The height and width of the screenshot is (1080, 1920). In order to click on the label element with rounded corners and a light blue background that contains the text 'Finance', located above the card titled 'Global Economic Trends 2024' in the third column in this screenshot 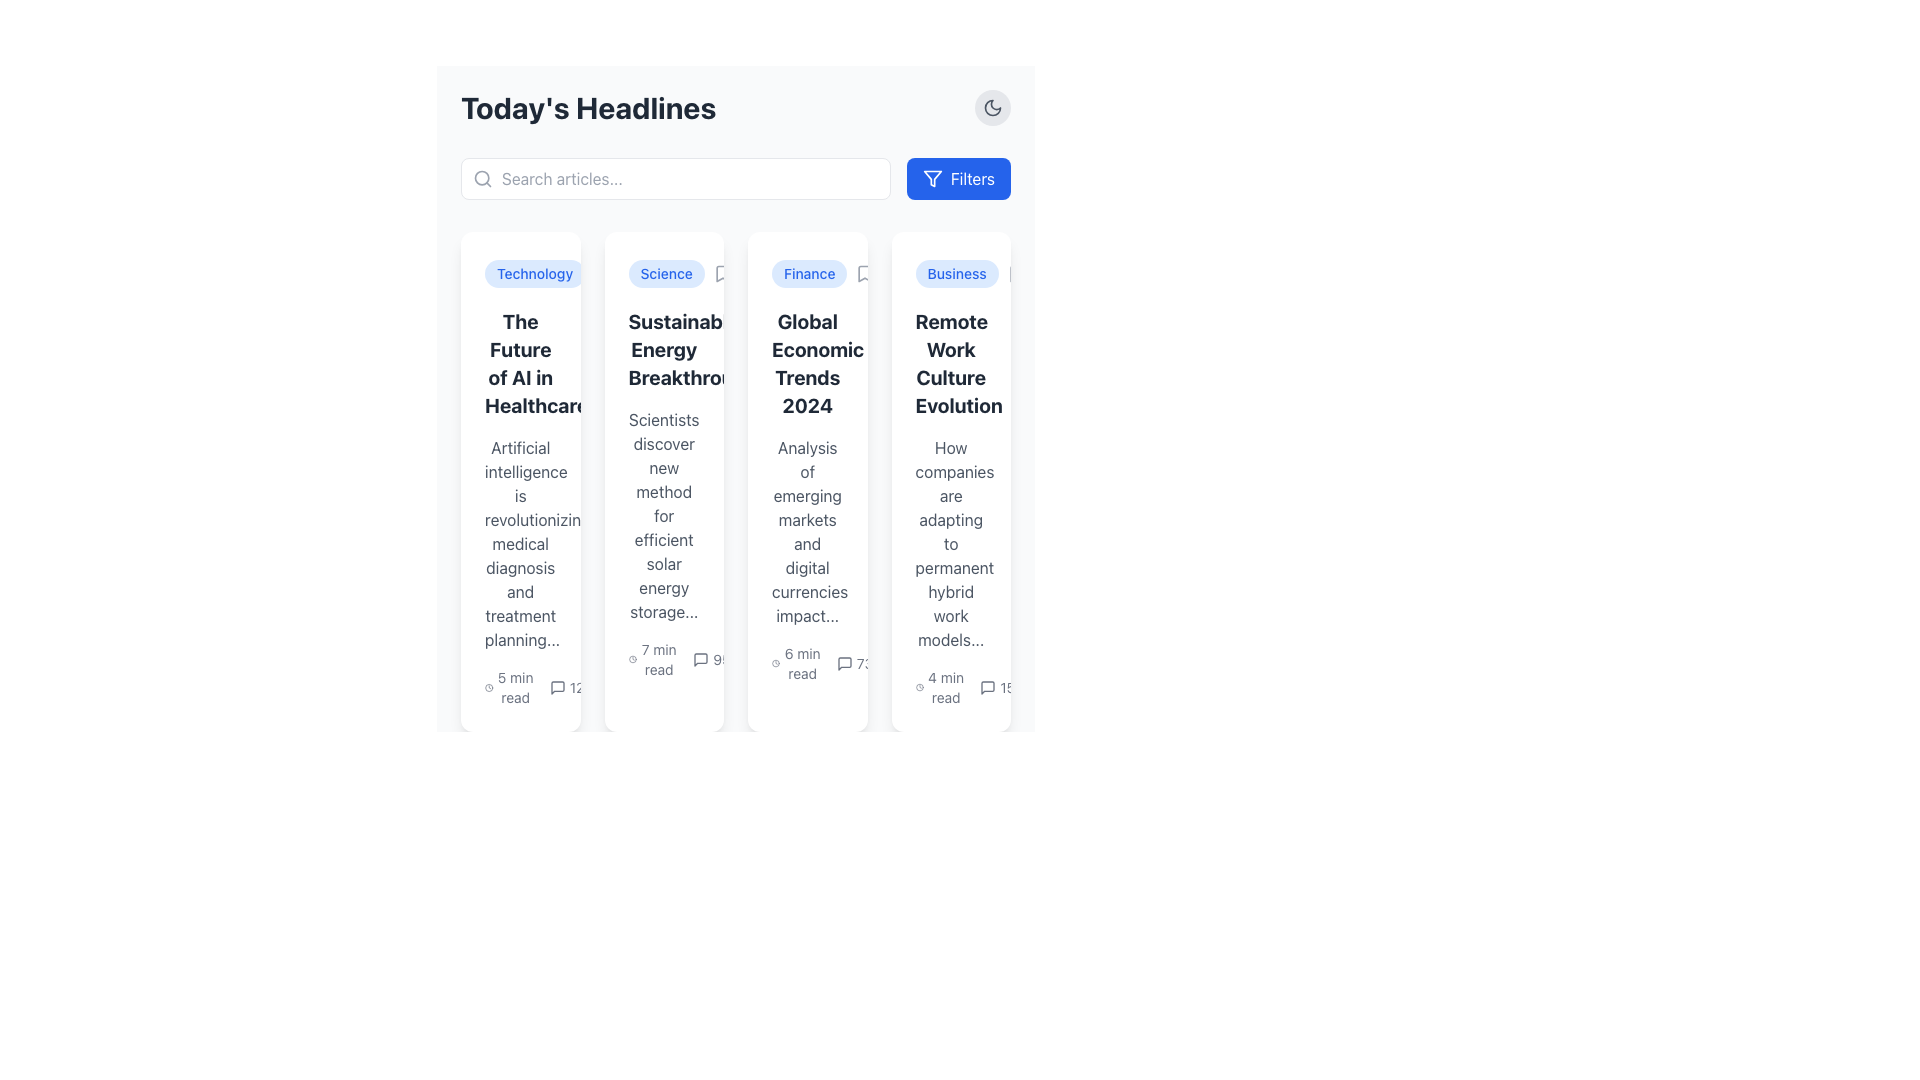, I will do `click(807, 273)`.